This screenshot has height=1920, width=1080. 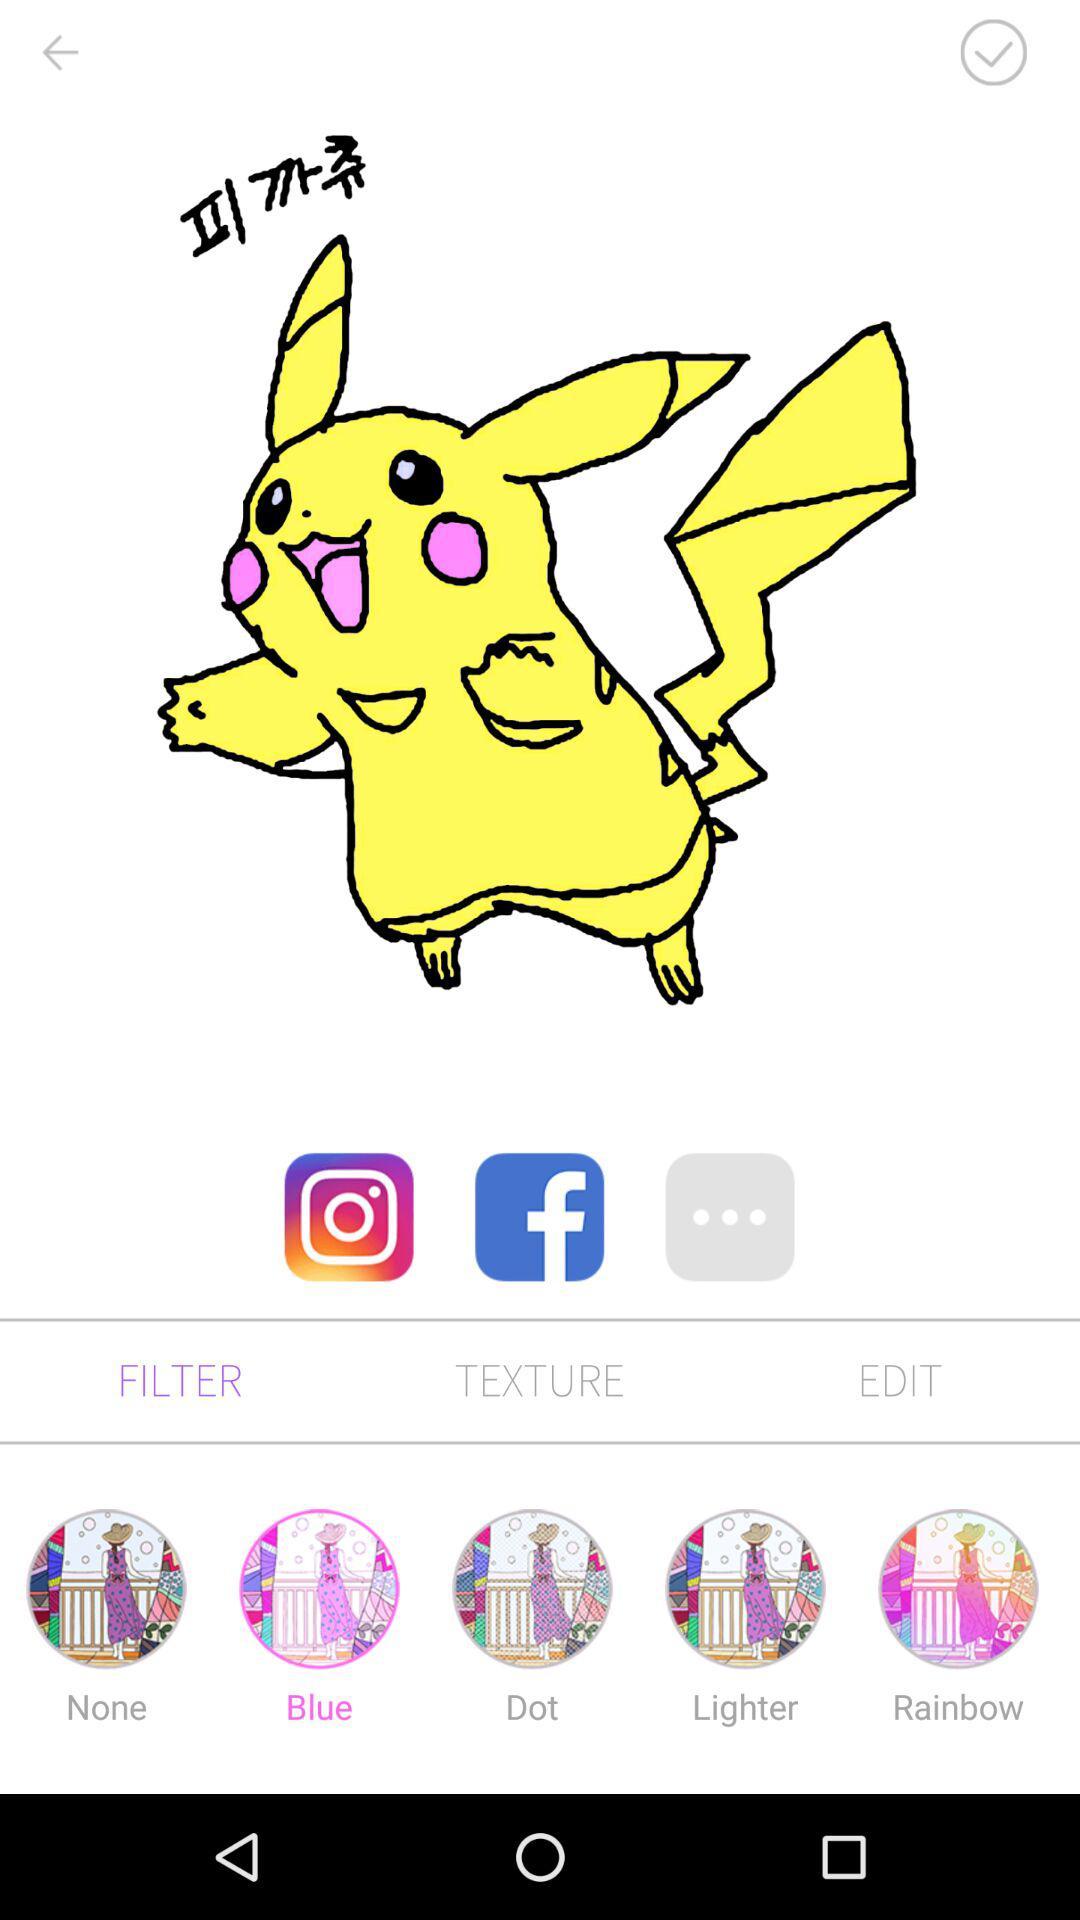 I want to click on the photo icon, so click(x=348, y=1216).